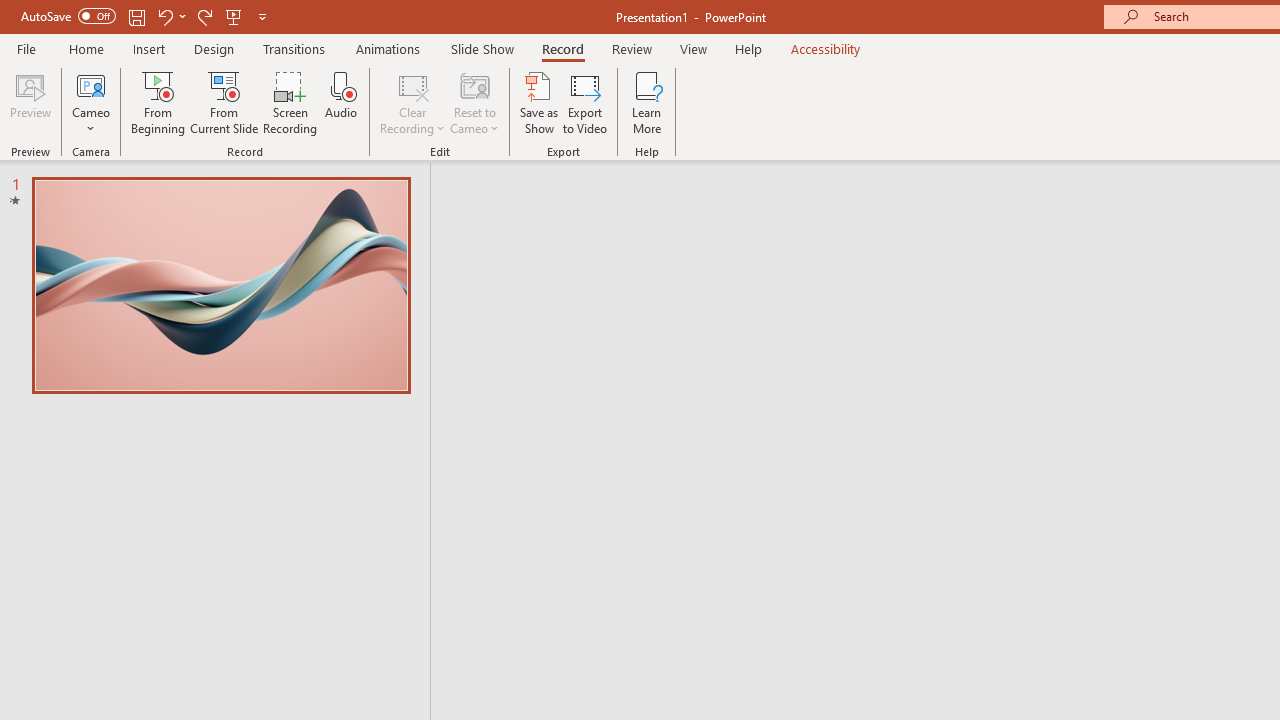 Image resolution: width=1280 pixels, height=720 pixels. Describe the element at coordinates (224, 103) in the screenshot. I see `'From Current Slide...'` at that location.